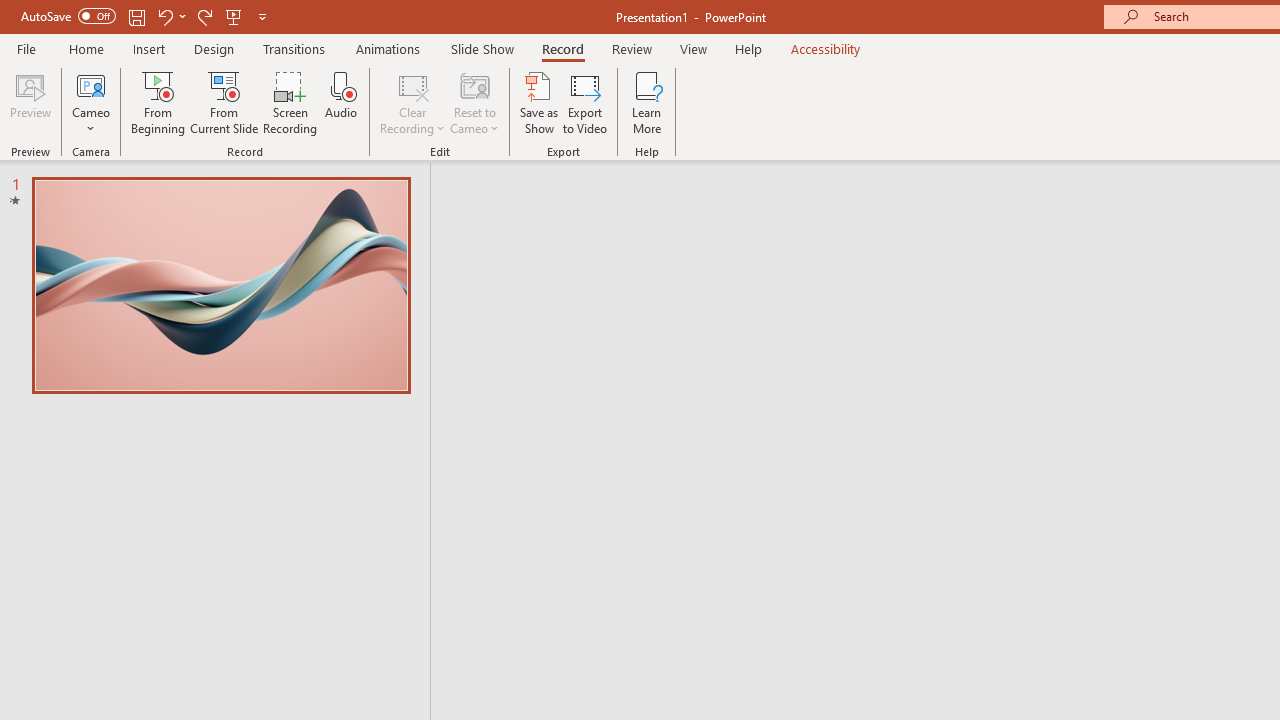 Image resolution: width=1280 pixels, height=720 pixels. Describe the element at coordinates (224, 103) in the screenshot. I see `'From Current Slide...'` at that location.